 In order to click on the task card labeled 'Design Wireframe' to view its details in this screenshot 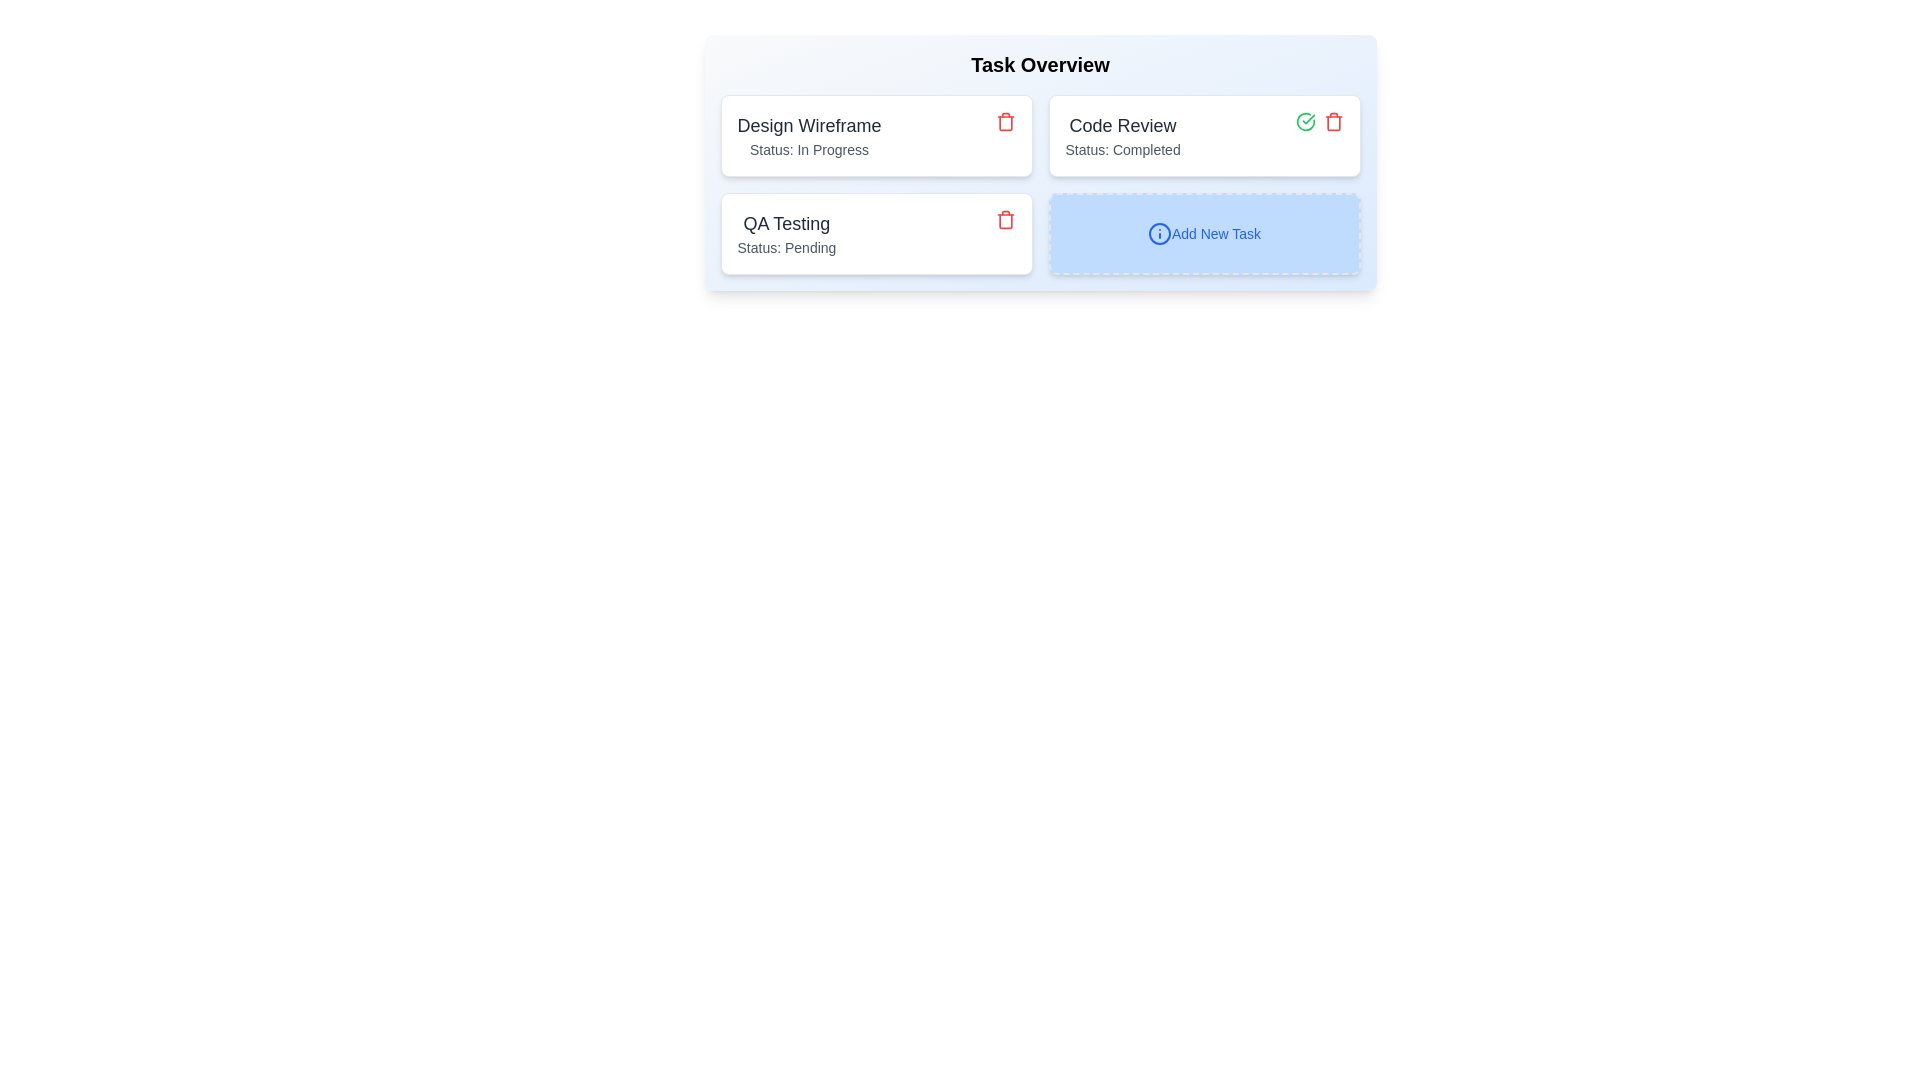, I will do `click(809, 135)`.